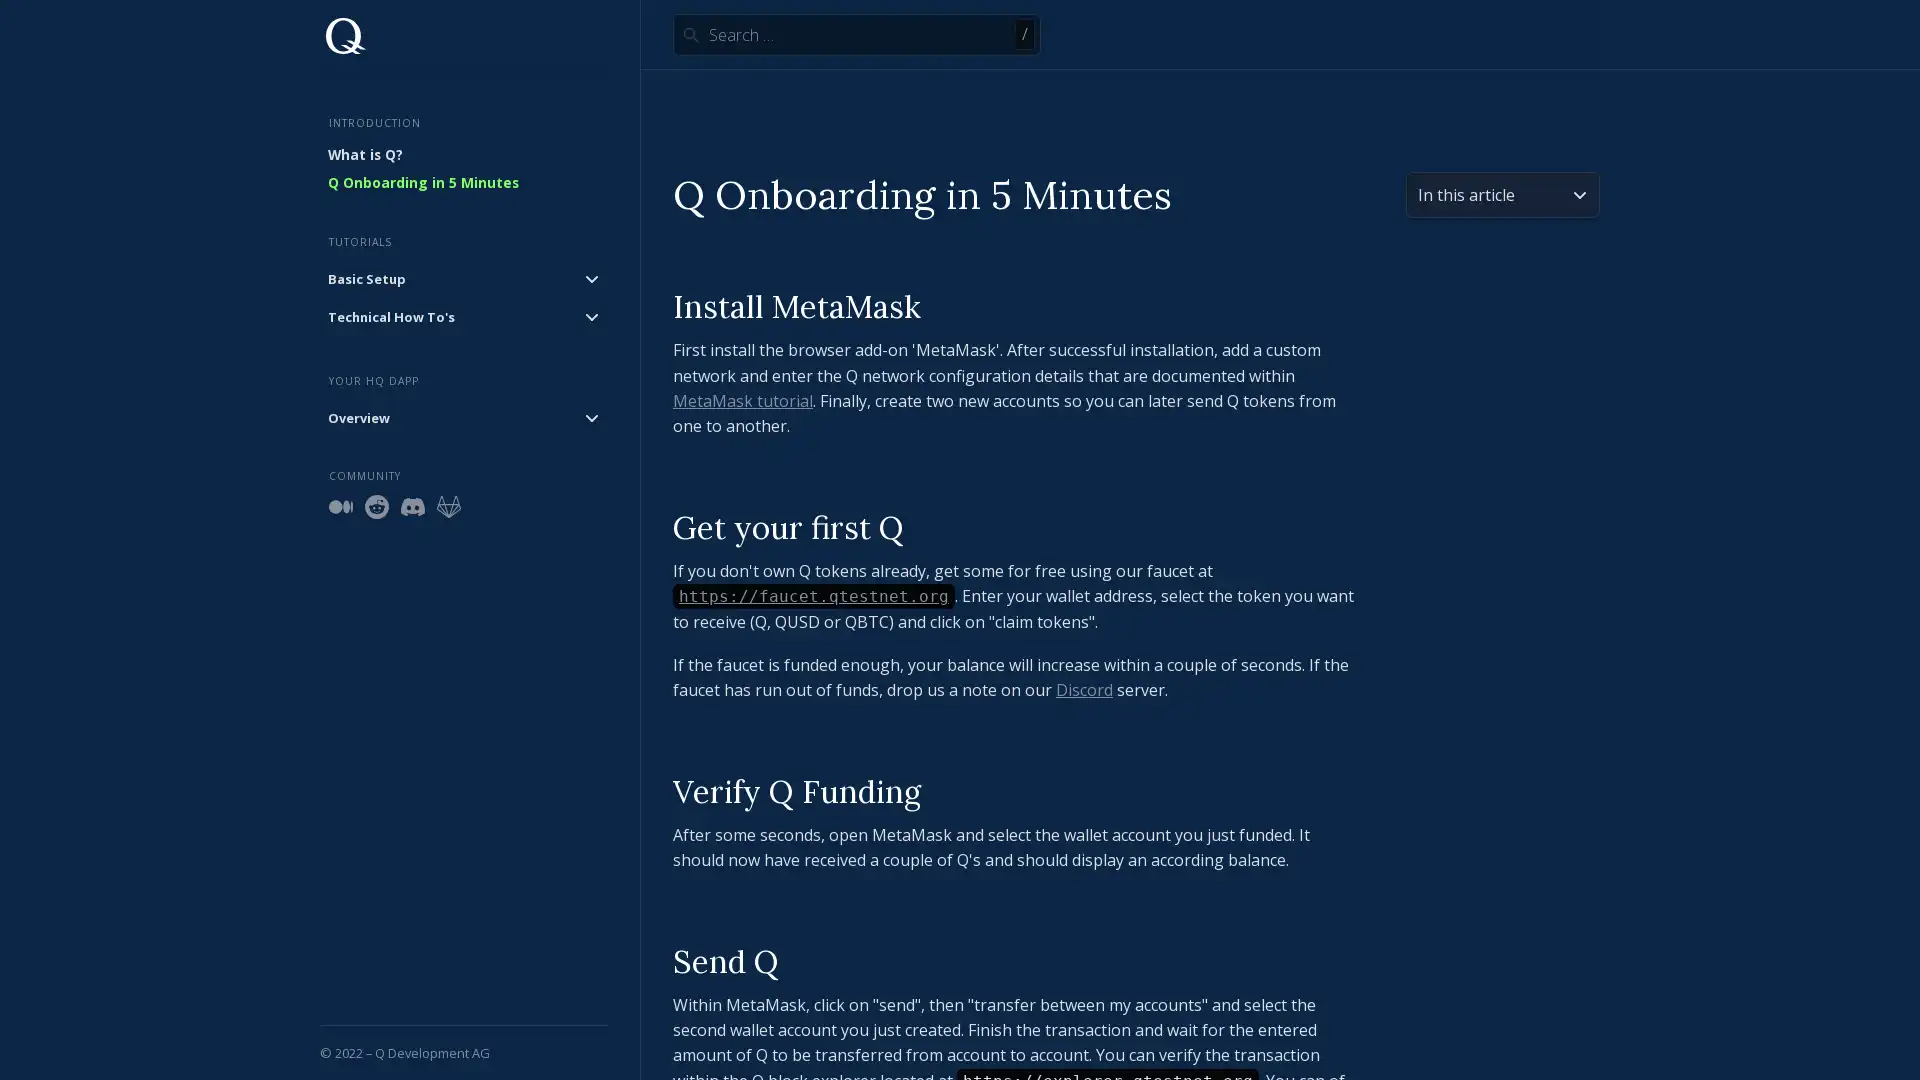 The width and height of the screenshot is (1920, 1080). I want to click on Overview, so click(463, 415).